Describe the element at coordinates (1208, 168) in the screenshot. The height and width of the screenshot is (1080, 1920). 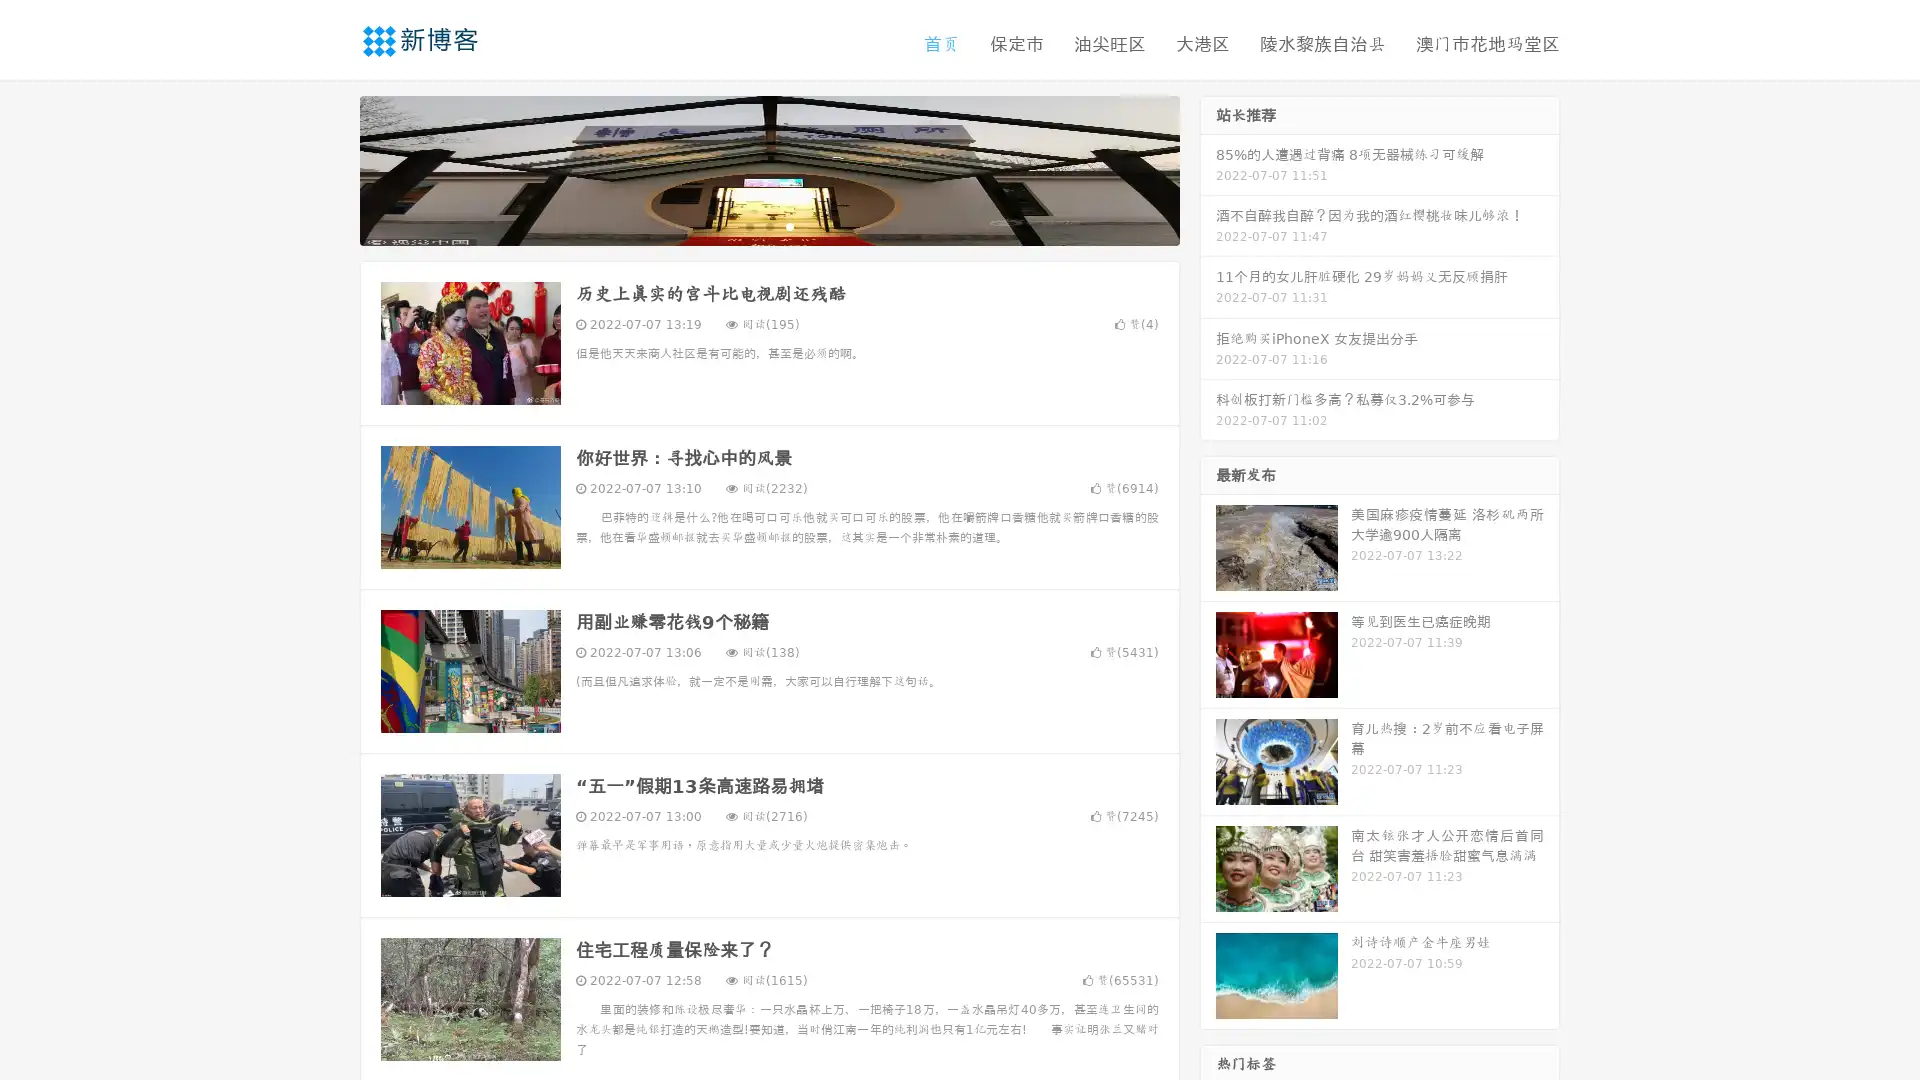
I see `Next slide` at that location.